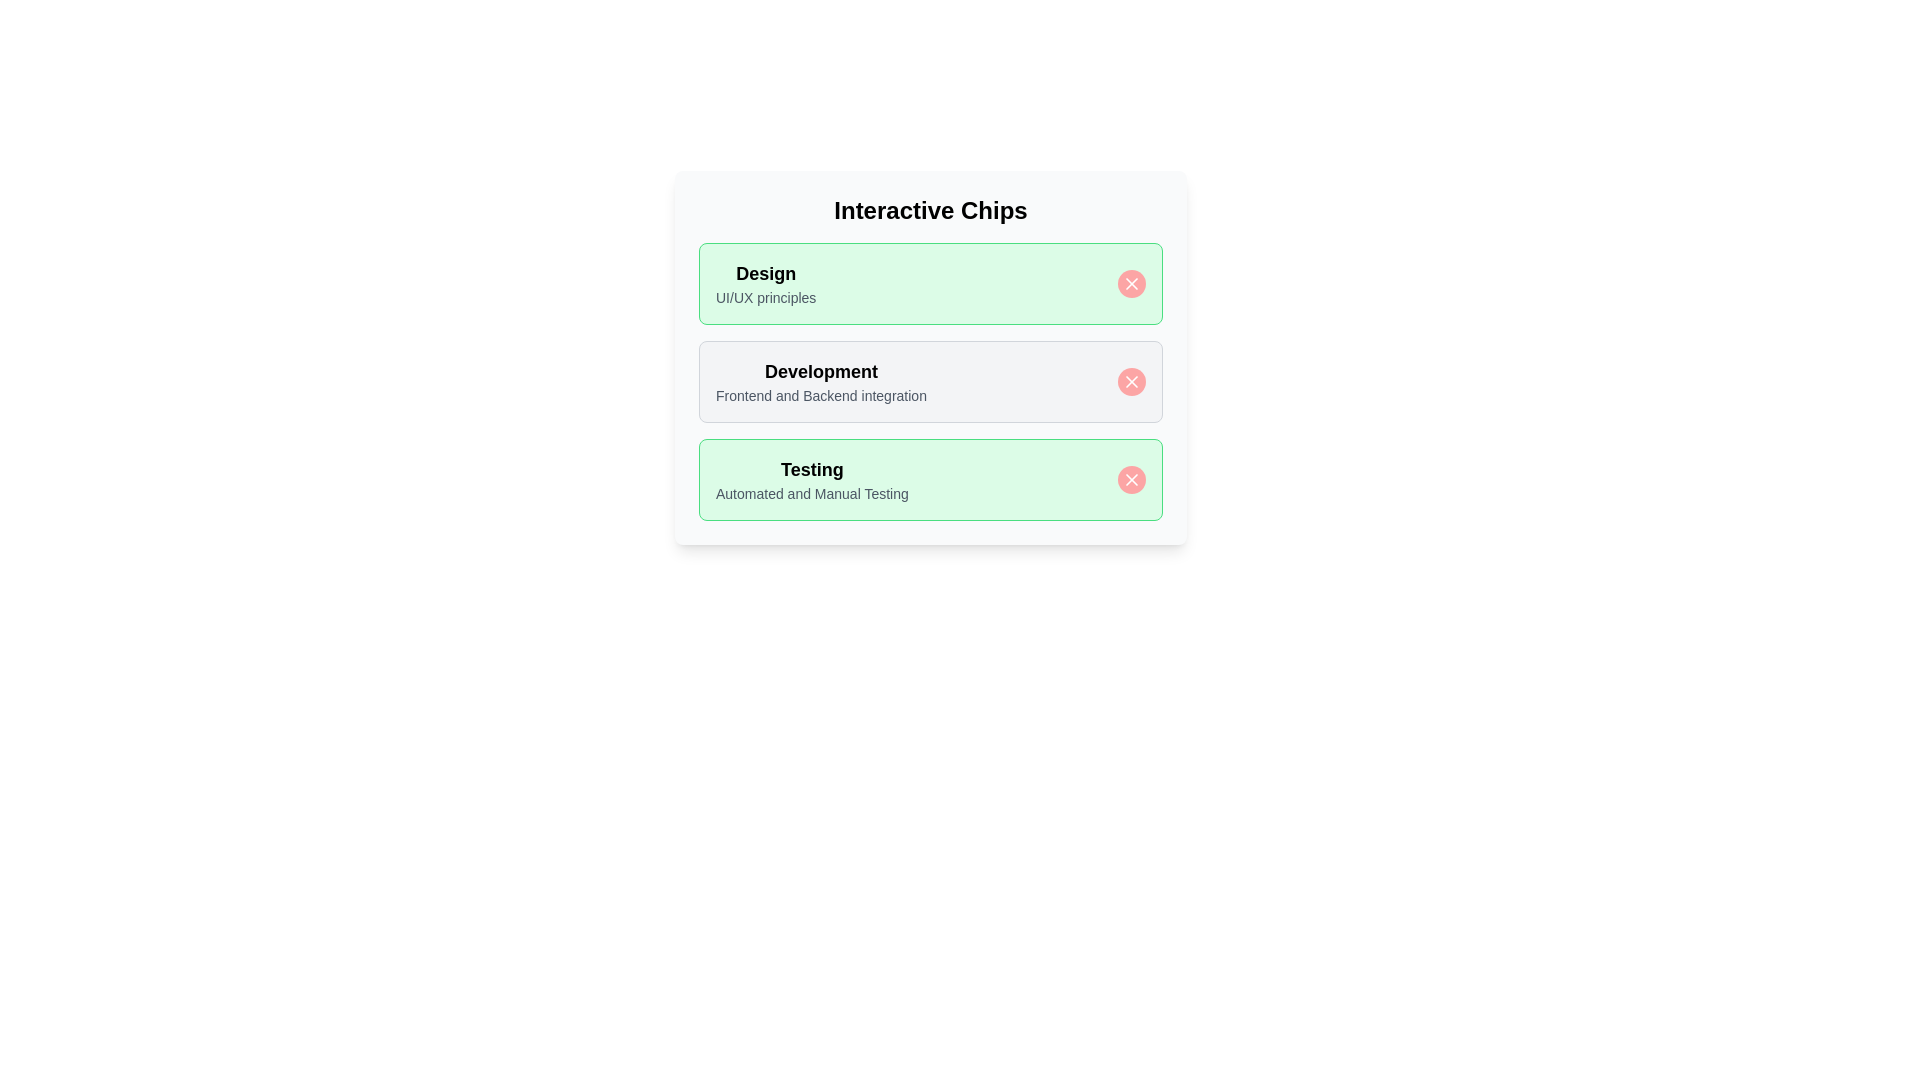 Image resolution: width=1920 pixels, height=1080 pixels. What do you see at coordinates (930, 381) in the screenshot?
I see `the chip labeled 'Development' to trigger its hover animation` at bounding box center [930, 381].